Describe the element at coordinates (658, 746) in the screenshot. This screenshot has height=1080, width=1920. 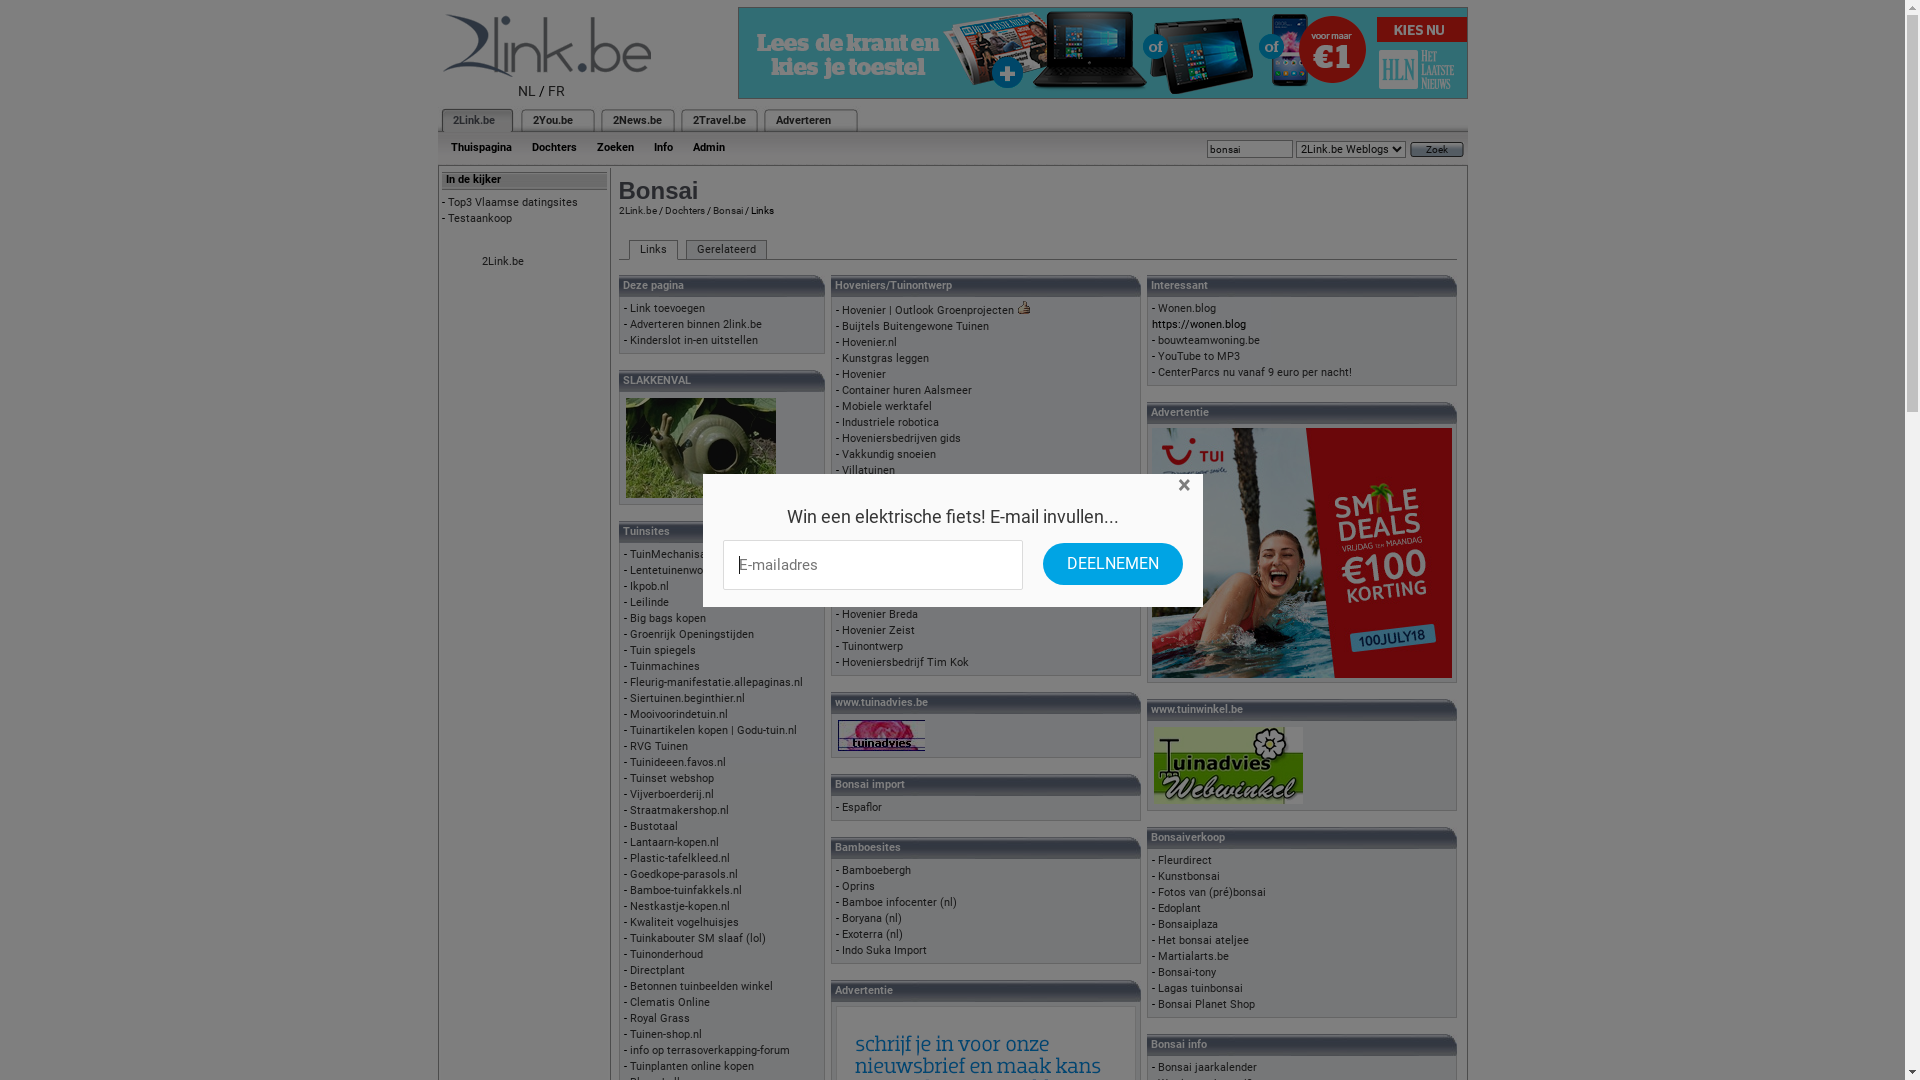
I see `'RVG Tuinen'` at that location.